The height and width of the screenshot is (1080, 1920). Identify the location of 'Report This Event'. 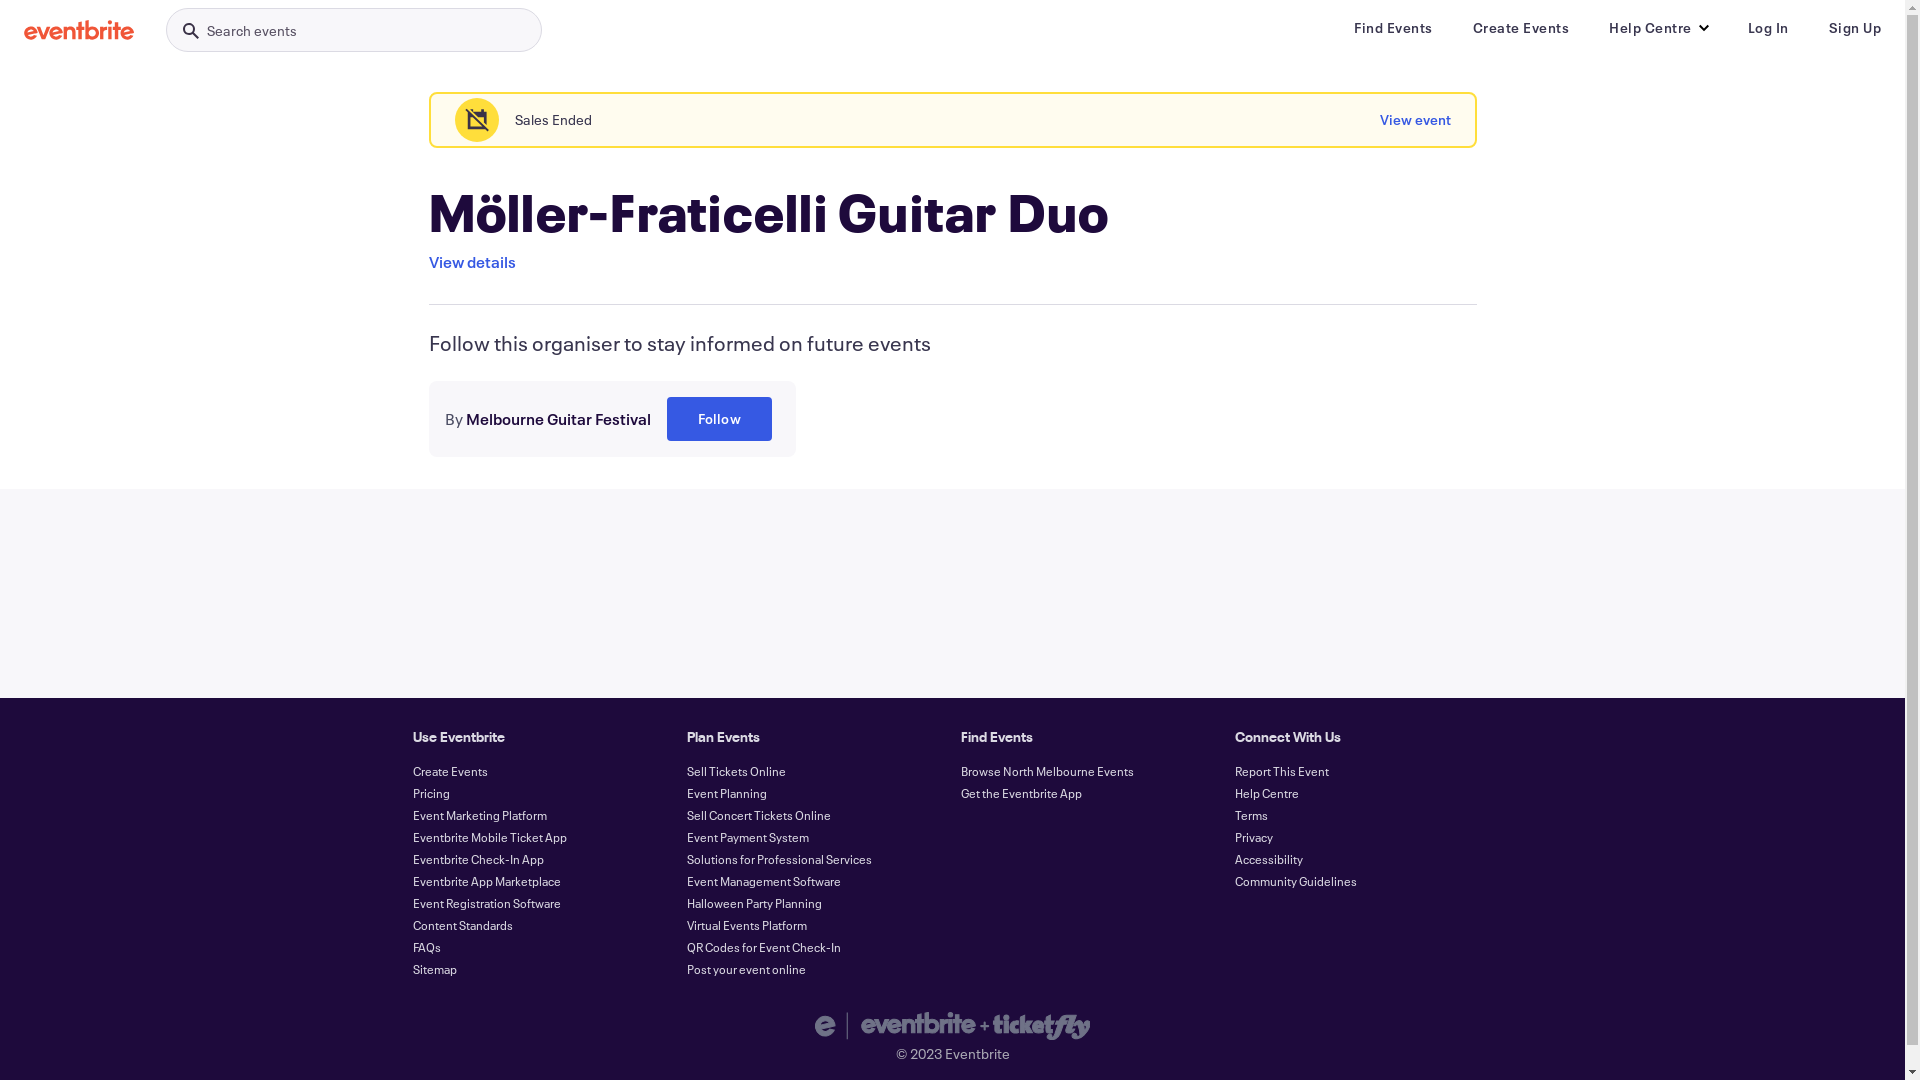
(1281, 770).